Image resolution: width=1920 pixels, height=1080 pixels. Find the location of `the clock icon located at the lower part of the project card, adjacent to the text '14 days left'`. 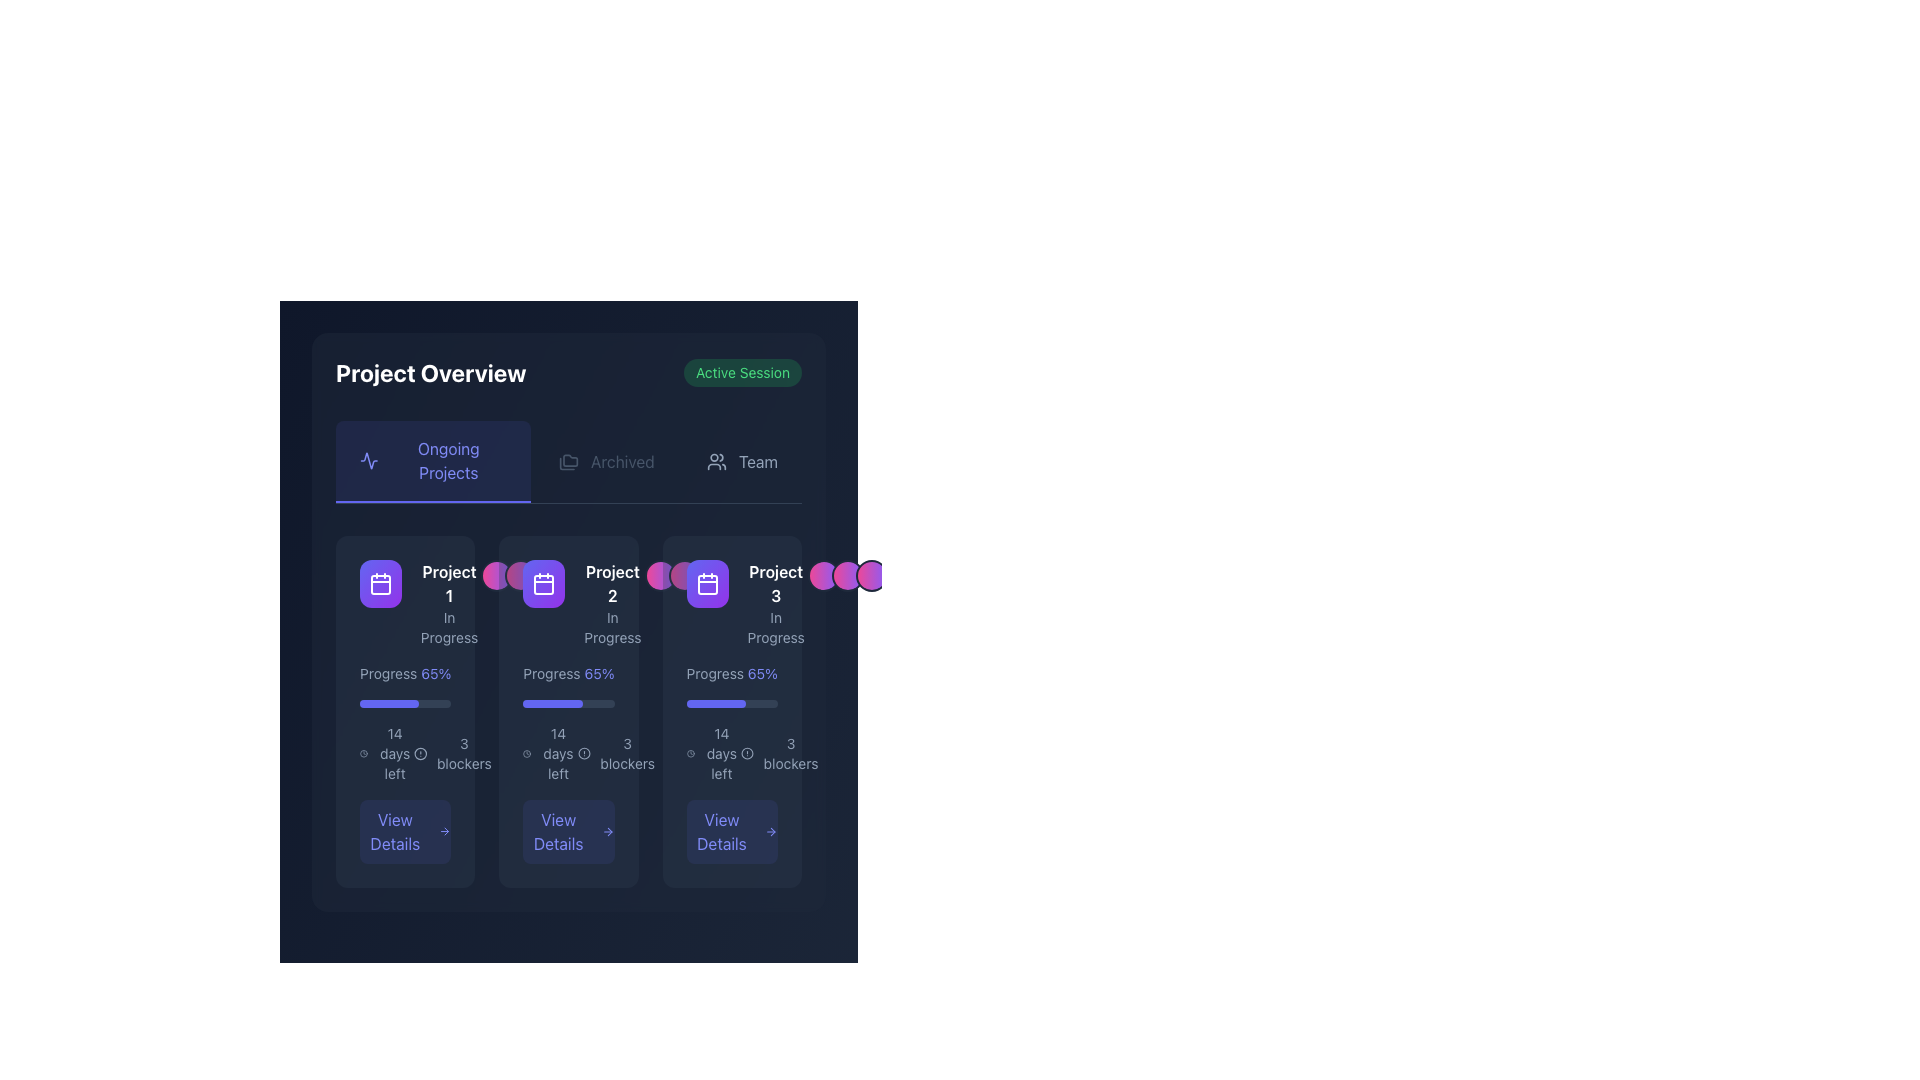

the clock icon located at the lower part of the project card, adjacent to the text '14 days left' is located at coordinates (527, 753).